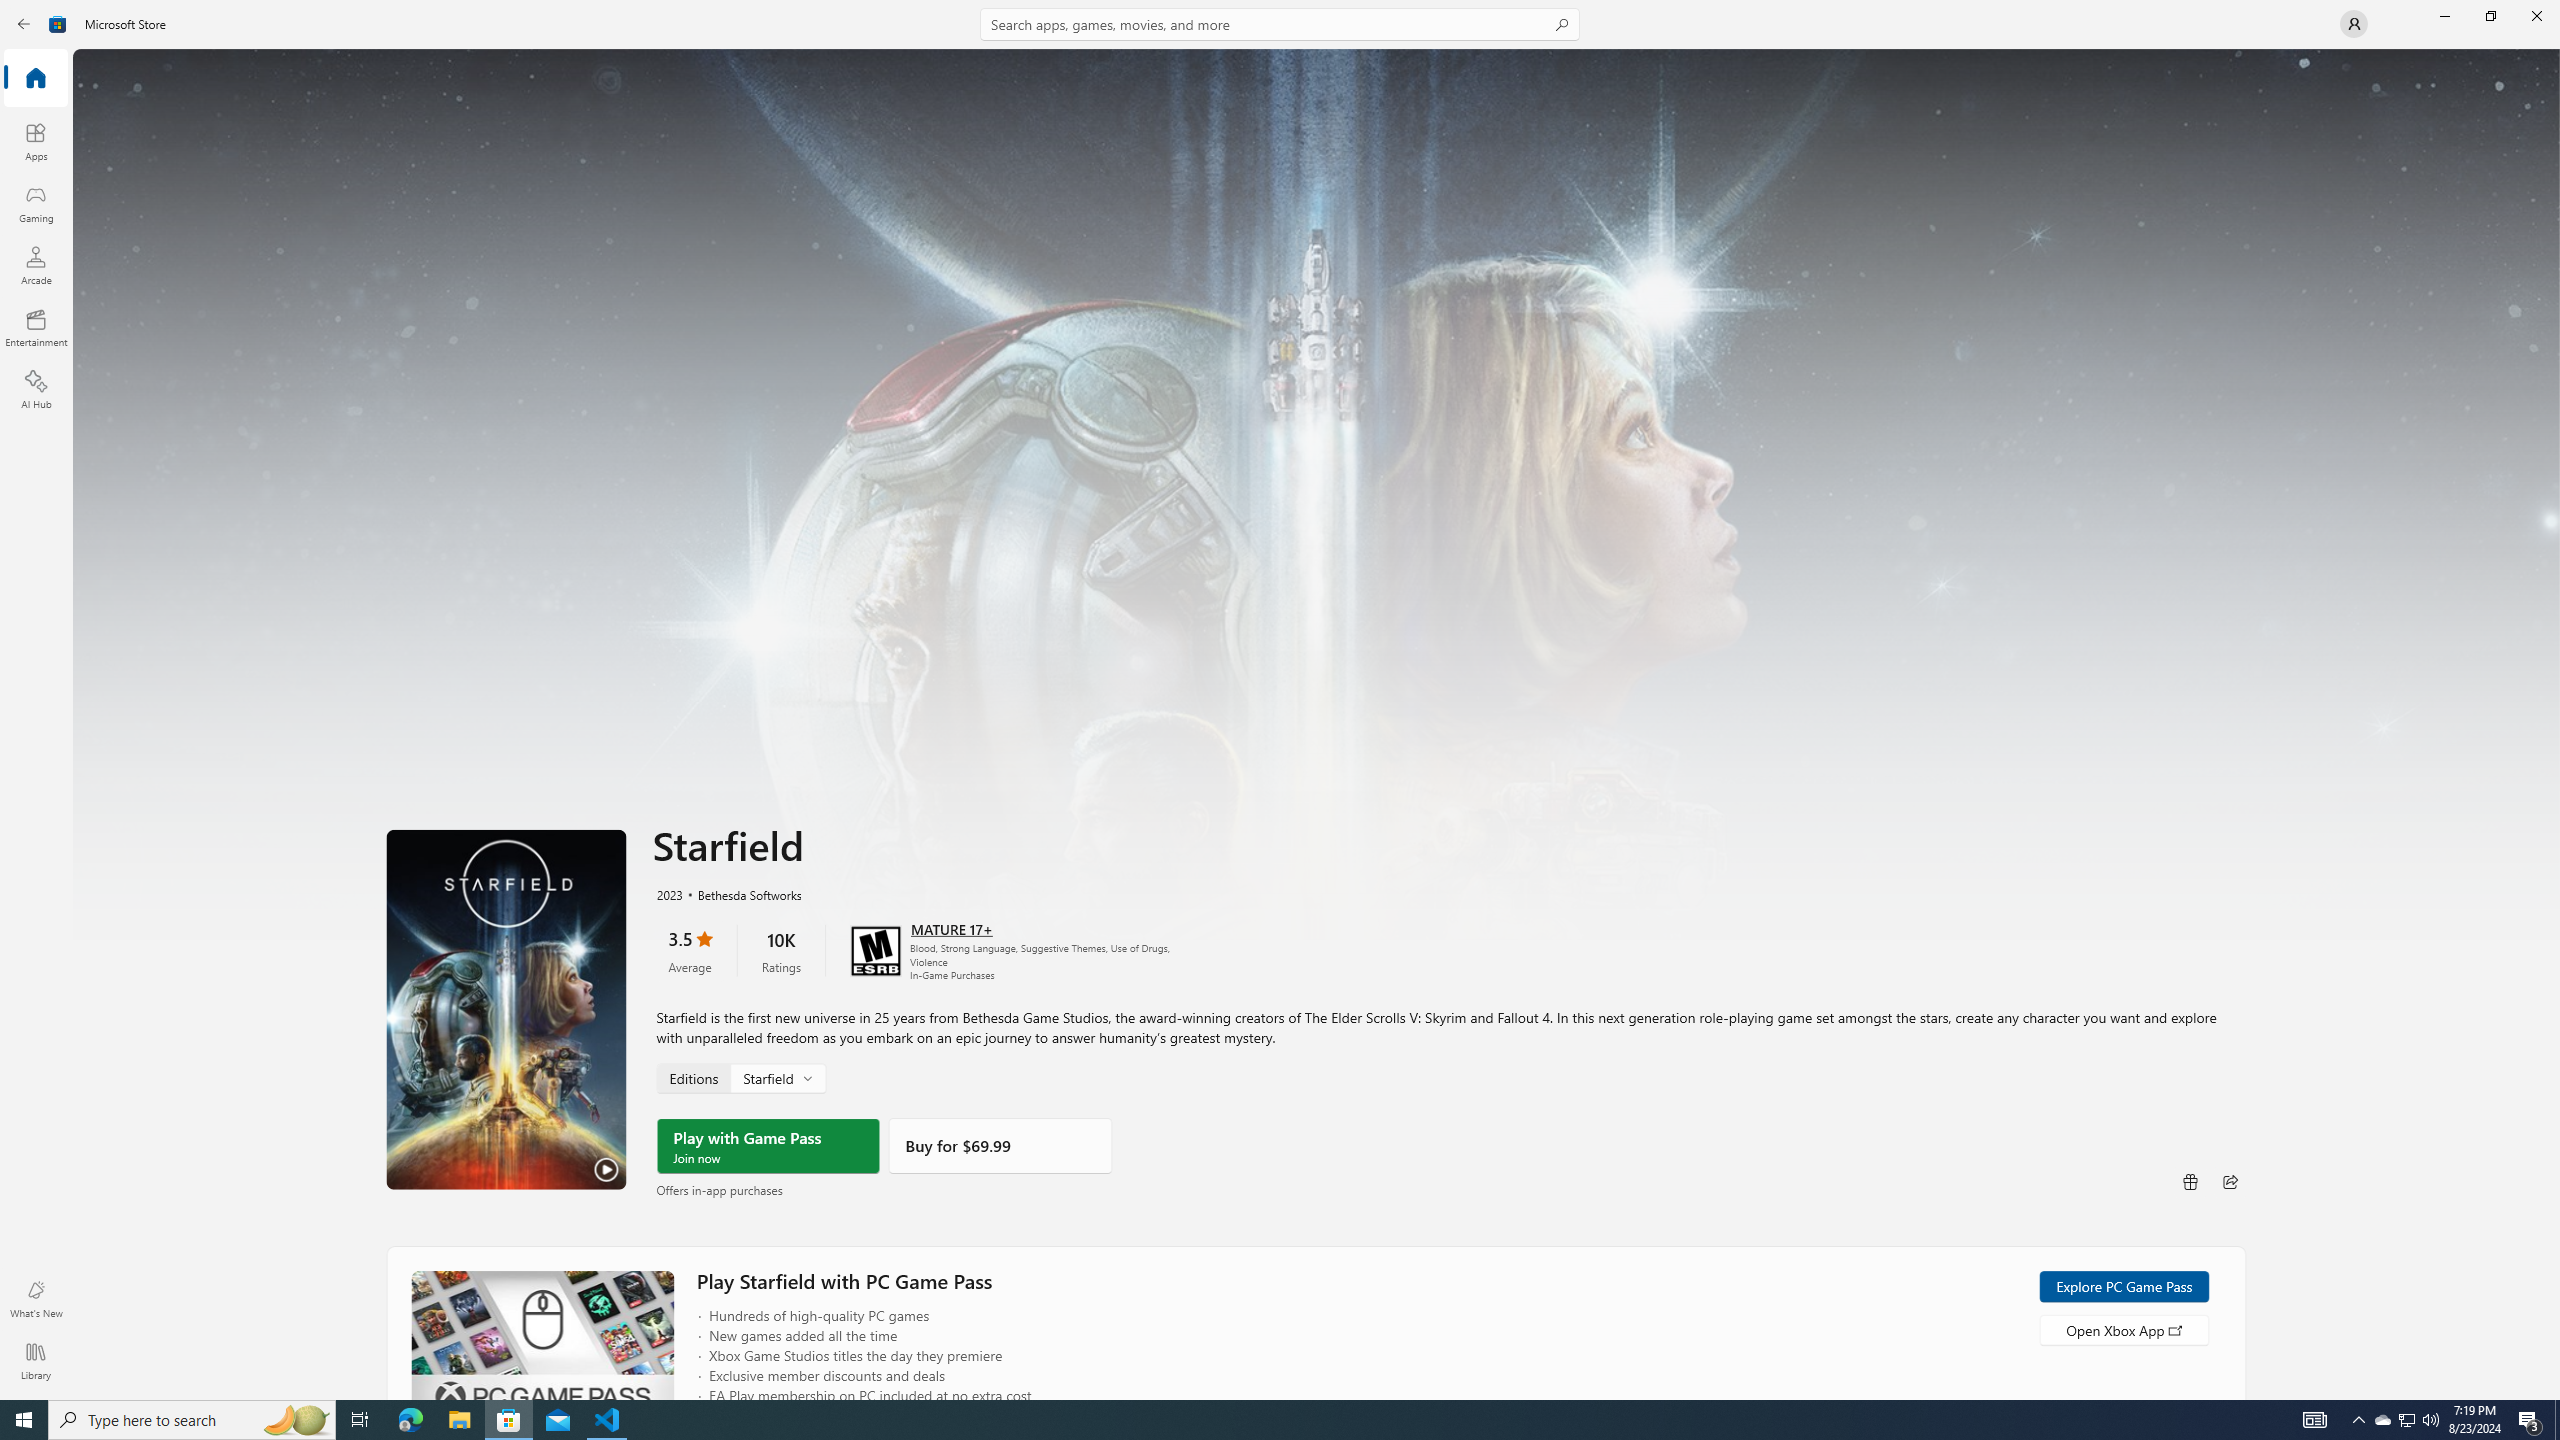 The width and height of the screenshot is (2560, 1440). Describe the element at coordinates (34, 388) in the screenshot. I see `'AI Hub'` at that location.